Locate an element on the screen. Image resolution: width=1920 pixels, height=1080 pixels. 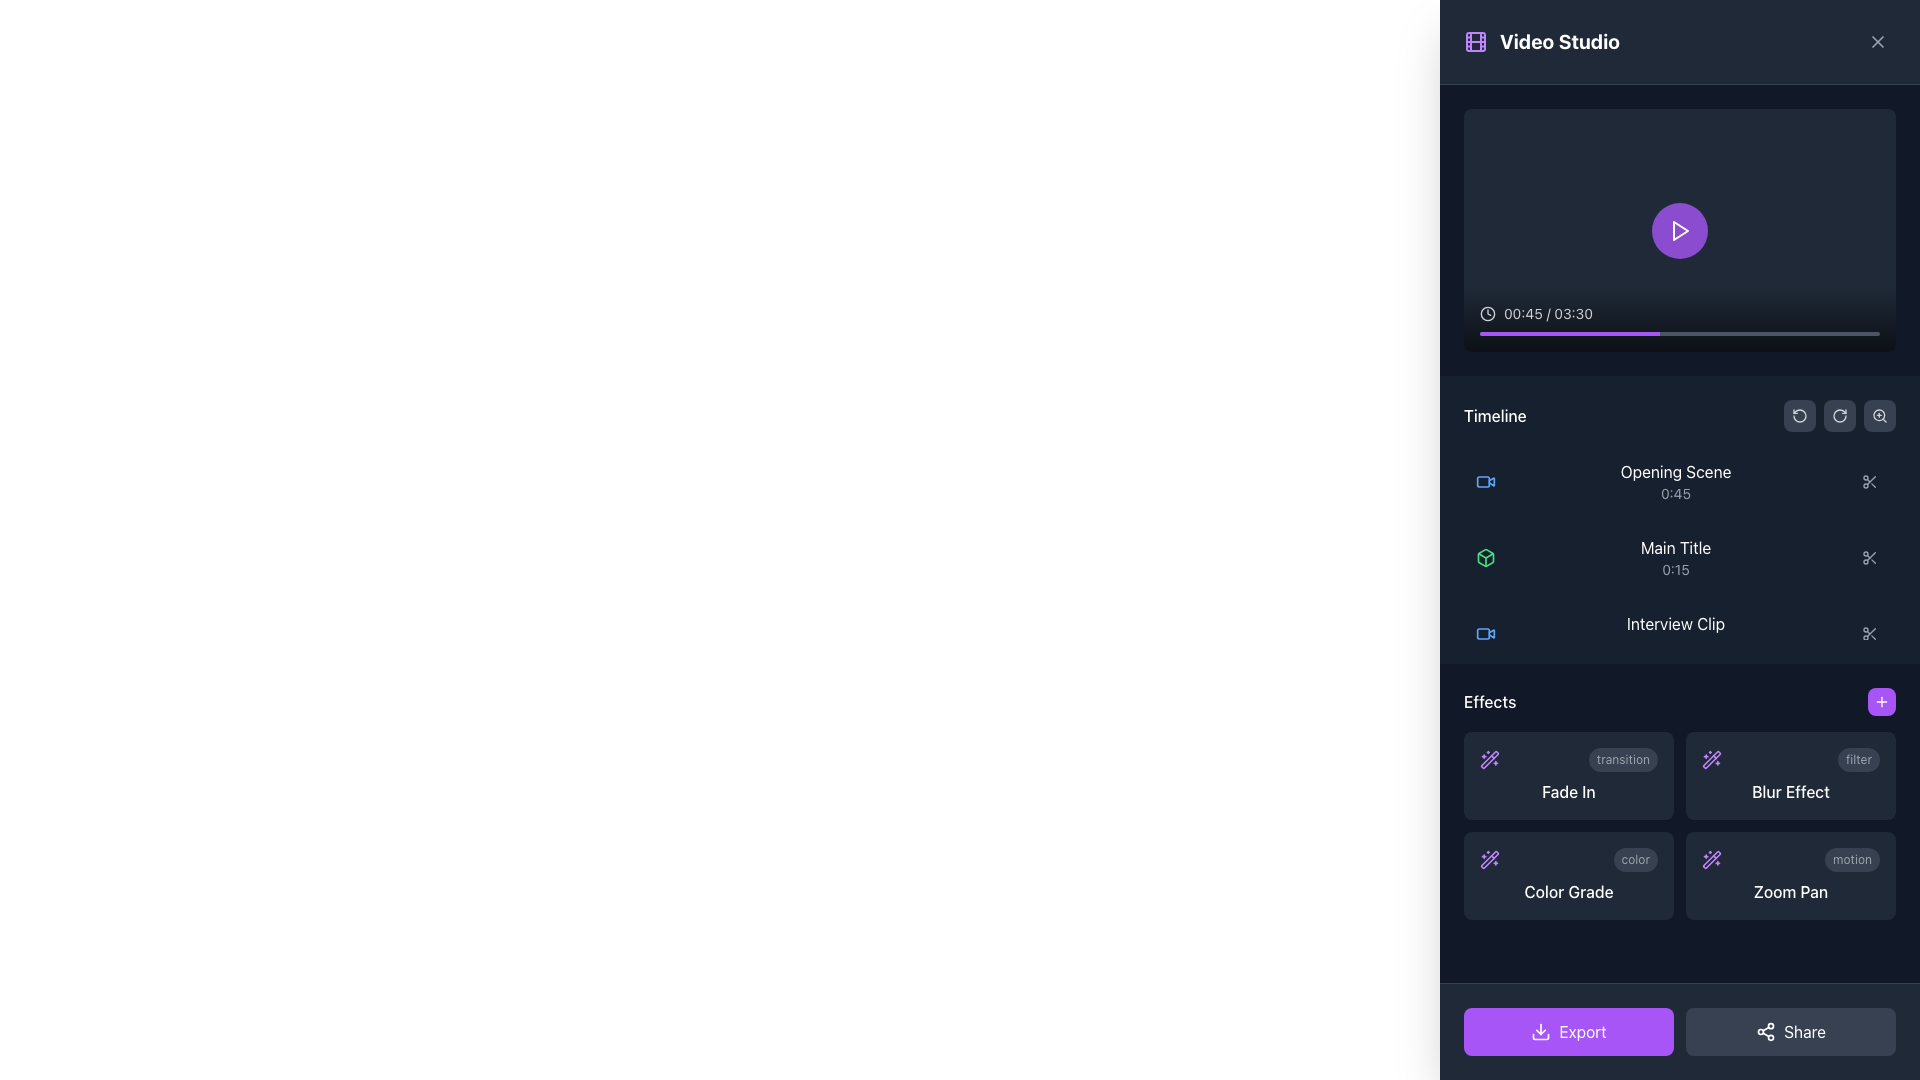
the 'Color Grade' button is located at coordinates (1568, 874).